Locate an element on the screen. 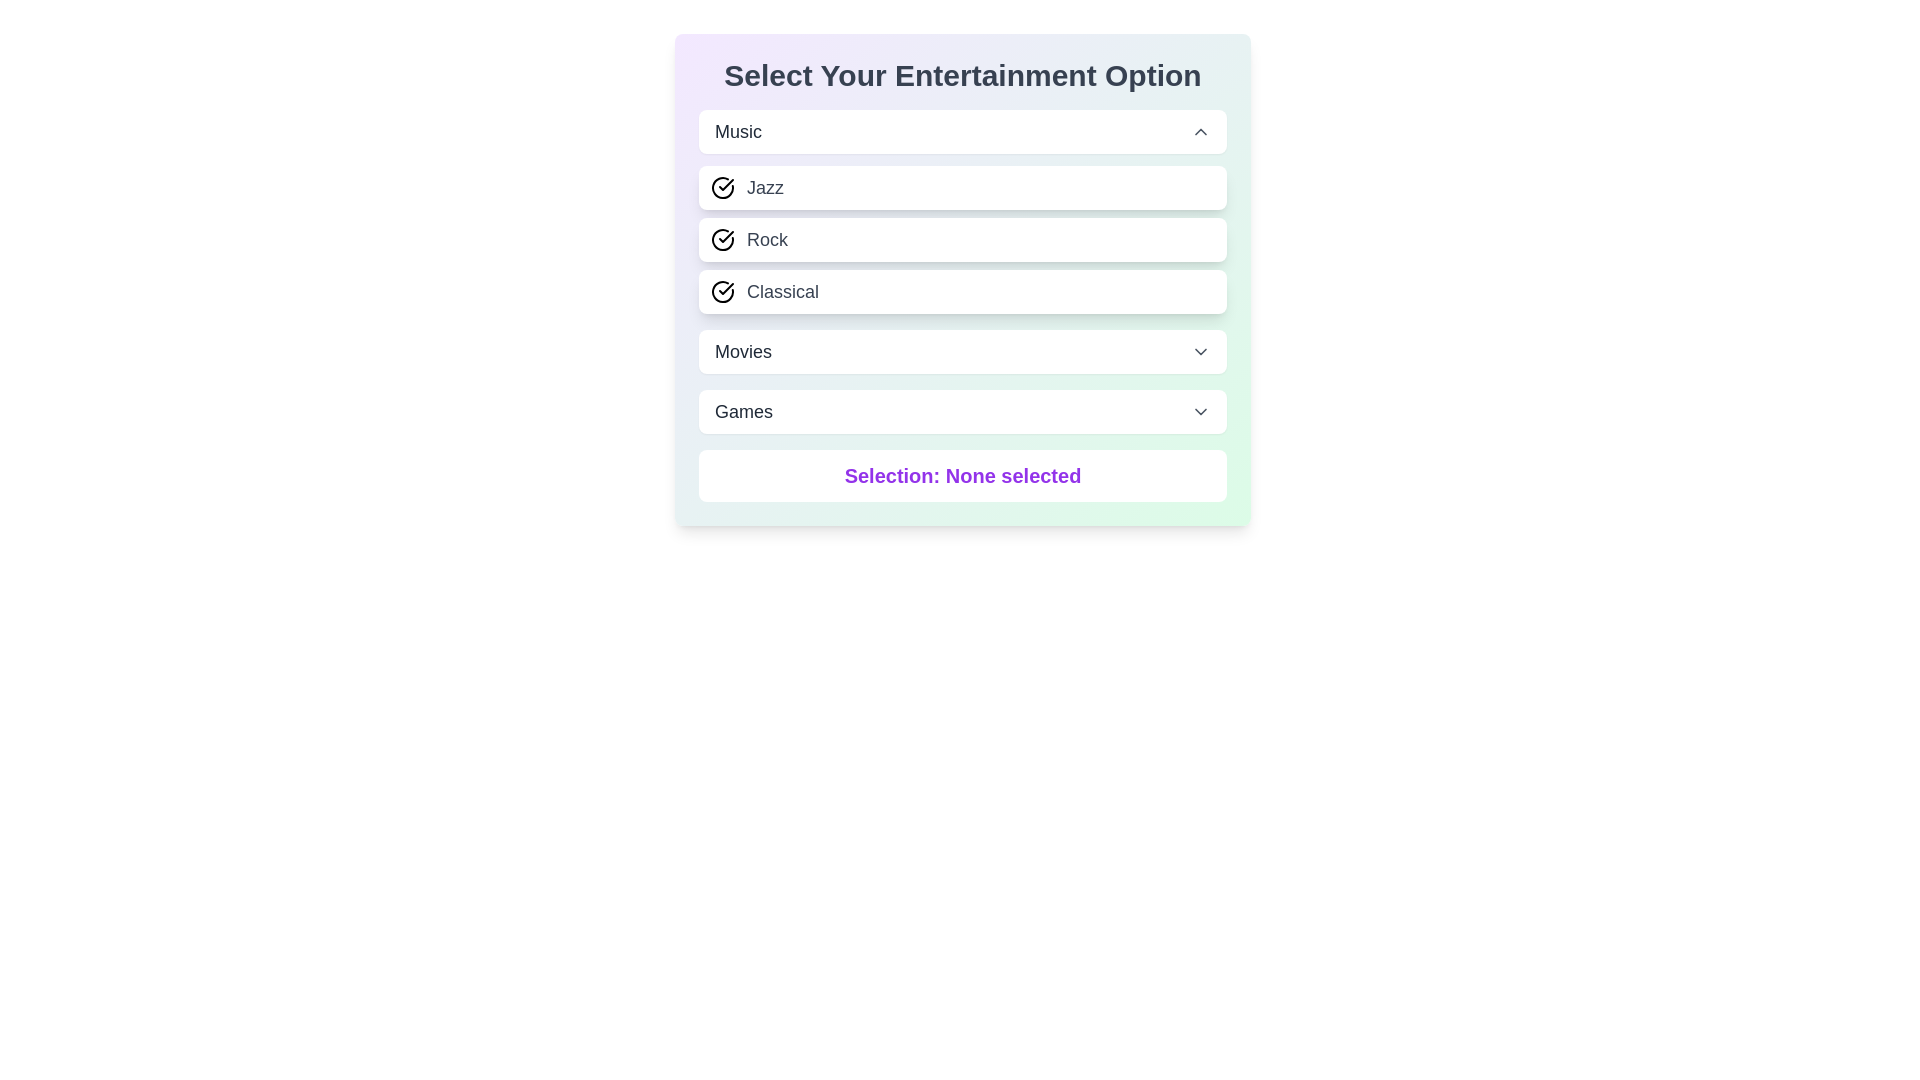 The width and height of the screenshot is (1920, 1080). the Dropdown Button for entertainment categories, which is currently set to 'Music', to focus on it using the keyboard is located at coordinates (963, 131).